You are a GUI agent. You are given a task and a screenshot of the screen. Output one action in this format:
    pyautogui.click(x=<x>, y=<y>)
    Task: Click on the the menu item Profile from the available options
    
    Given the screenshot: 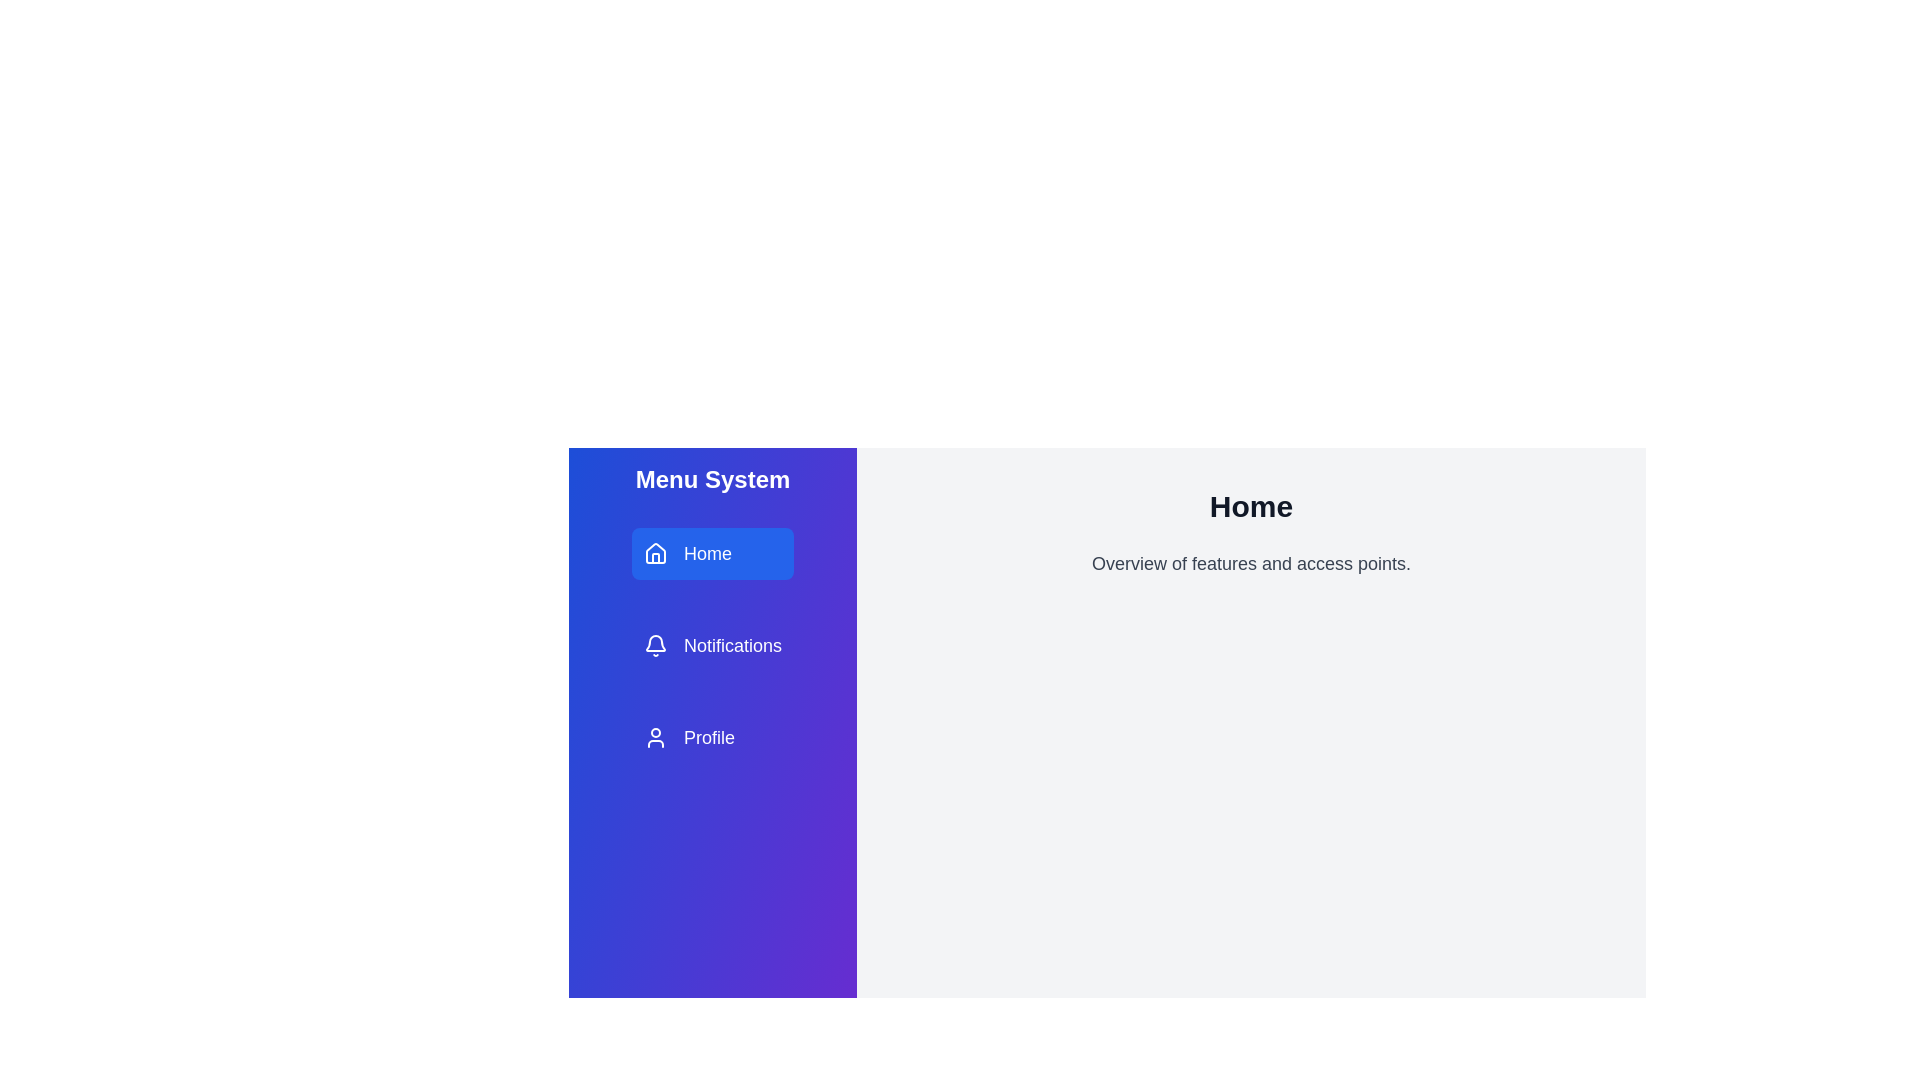 What is the action you would take?
    pyautogui.click(x=712, y=737)
    